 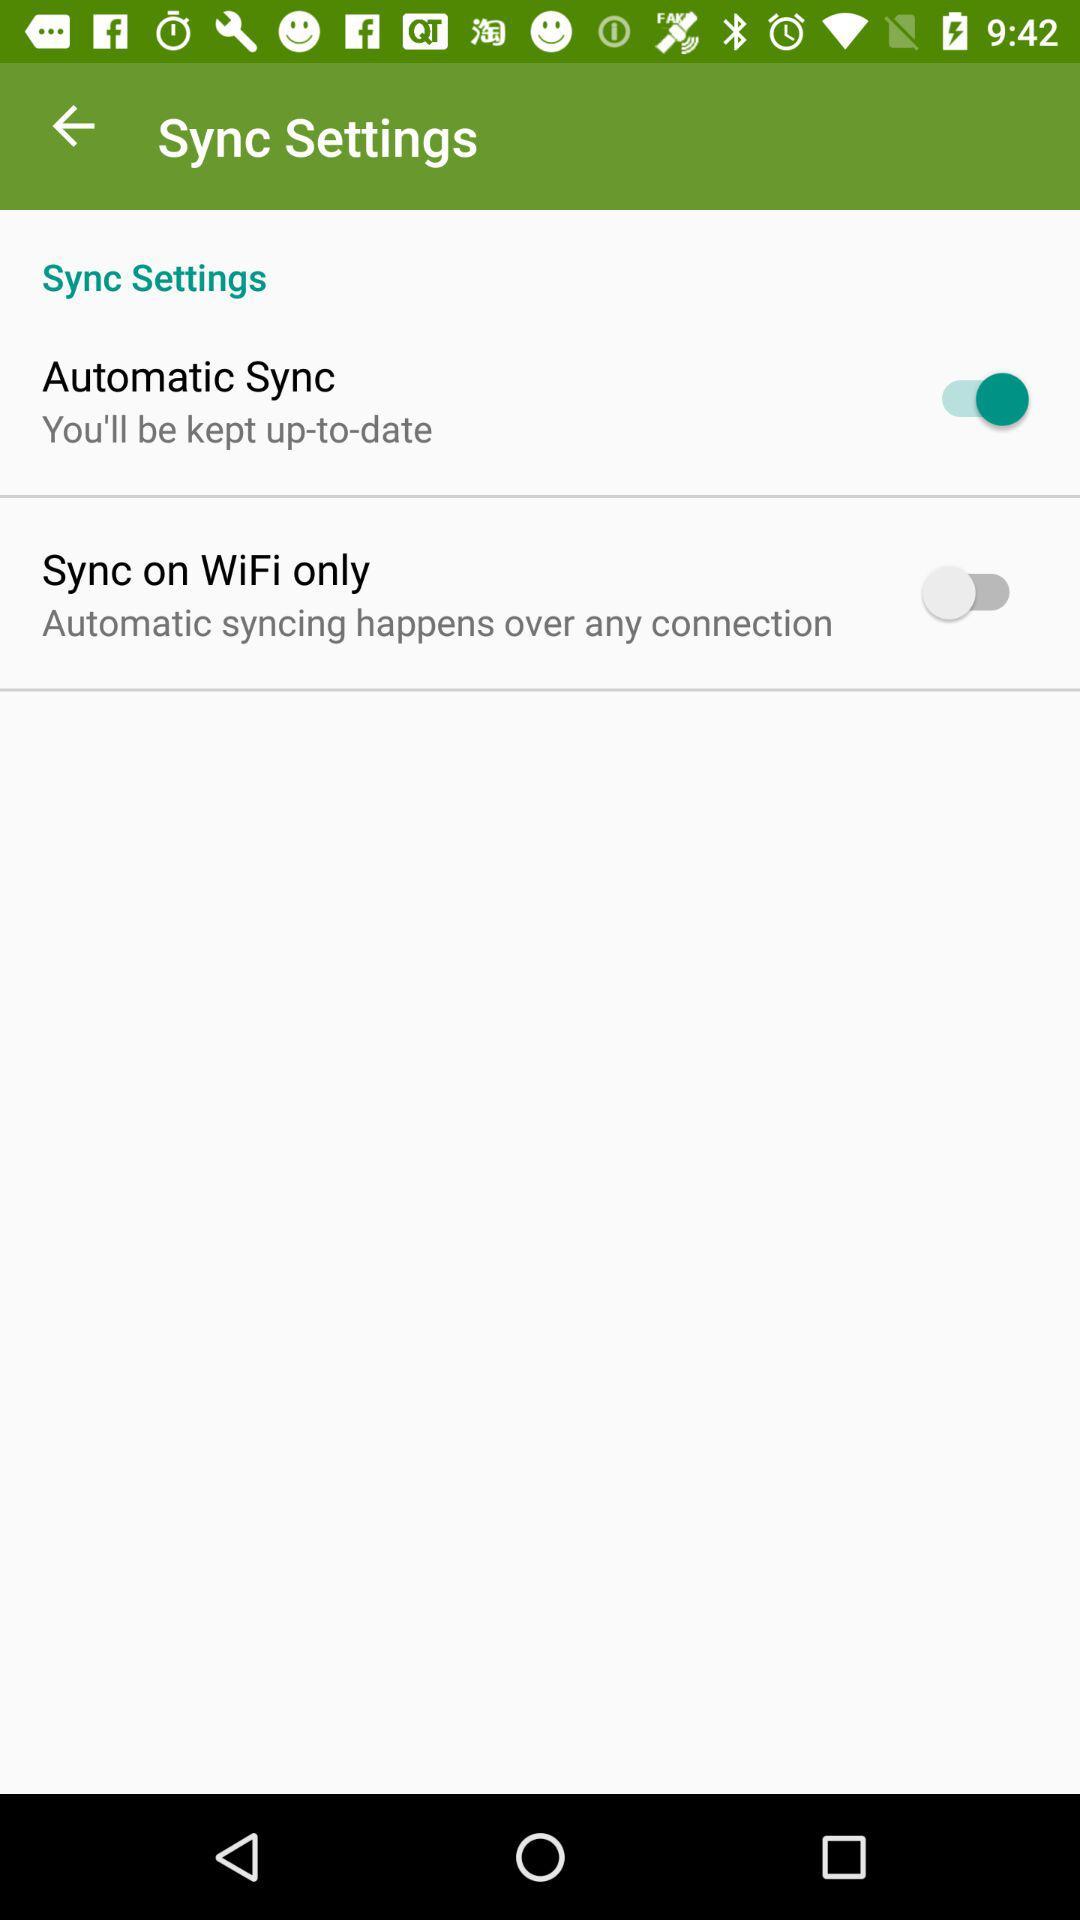 I want to click on the icon above automatic syncing happens app, so click(x=206, y=567).